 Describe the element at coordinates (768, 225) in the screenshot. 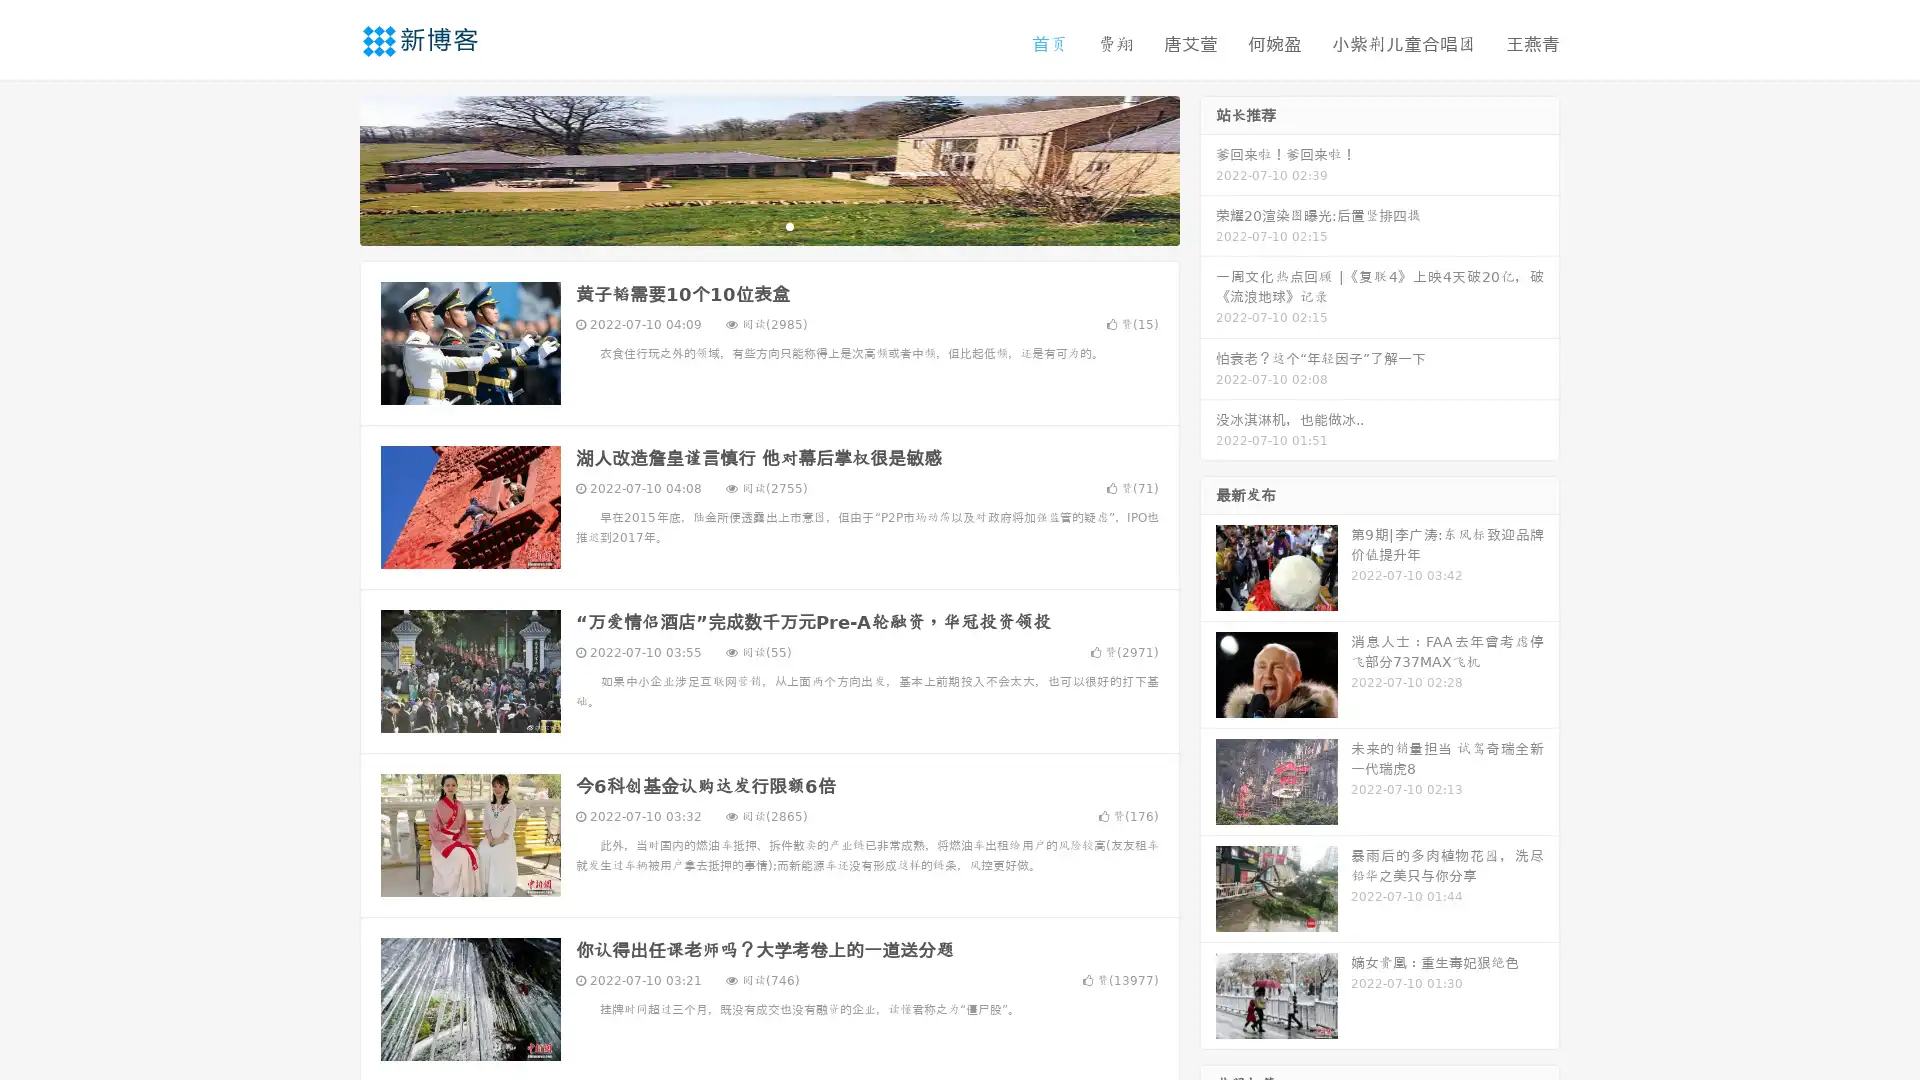

I see `Go to slide 2` at that location.